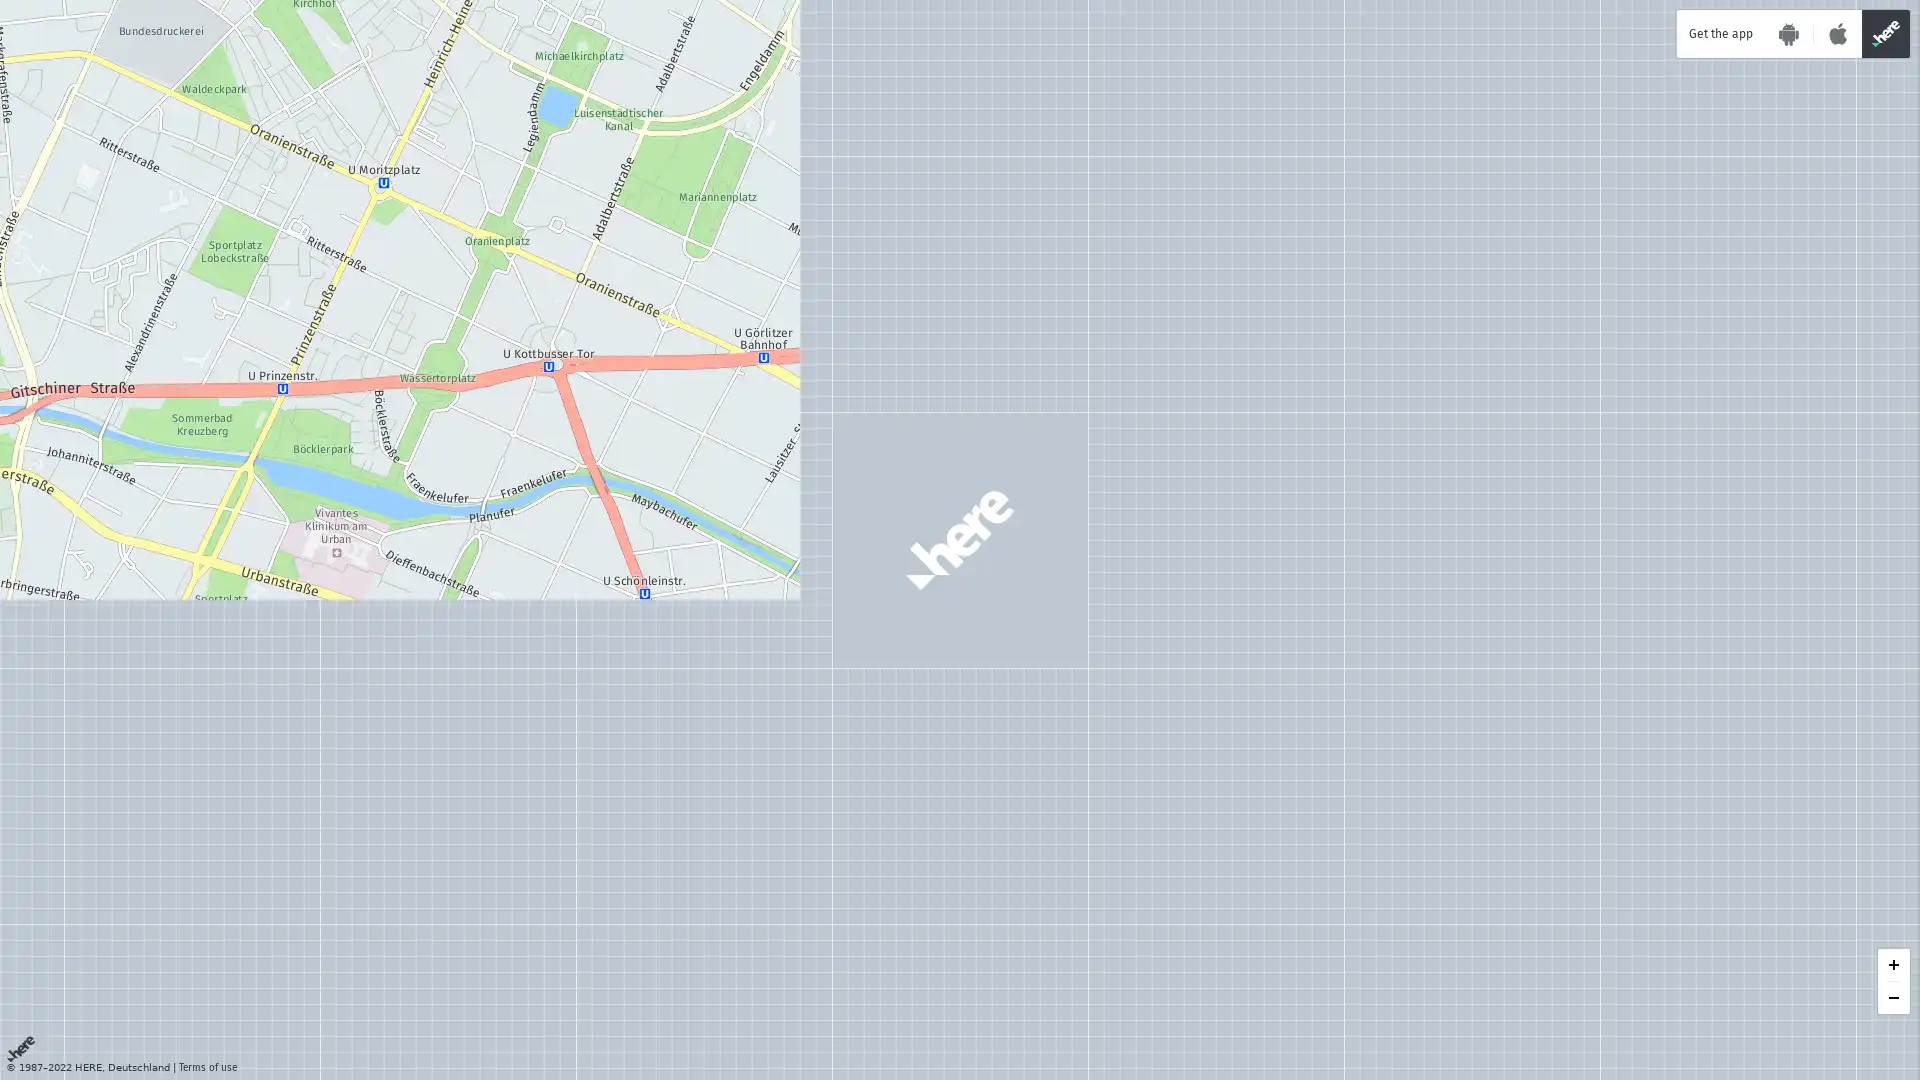  What do you see at coordinates (1597, 974) in the screenshot?
I see `Feedback` at bounding box center [1597, 974].